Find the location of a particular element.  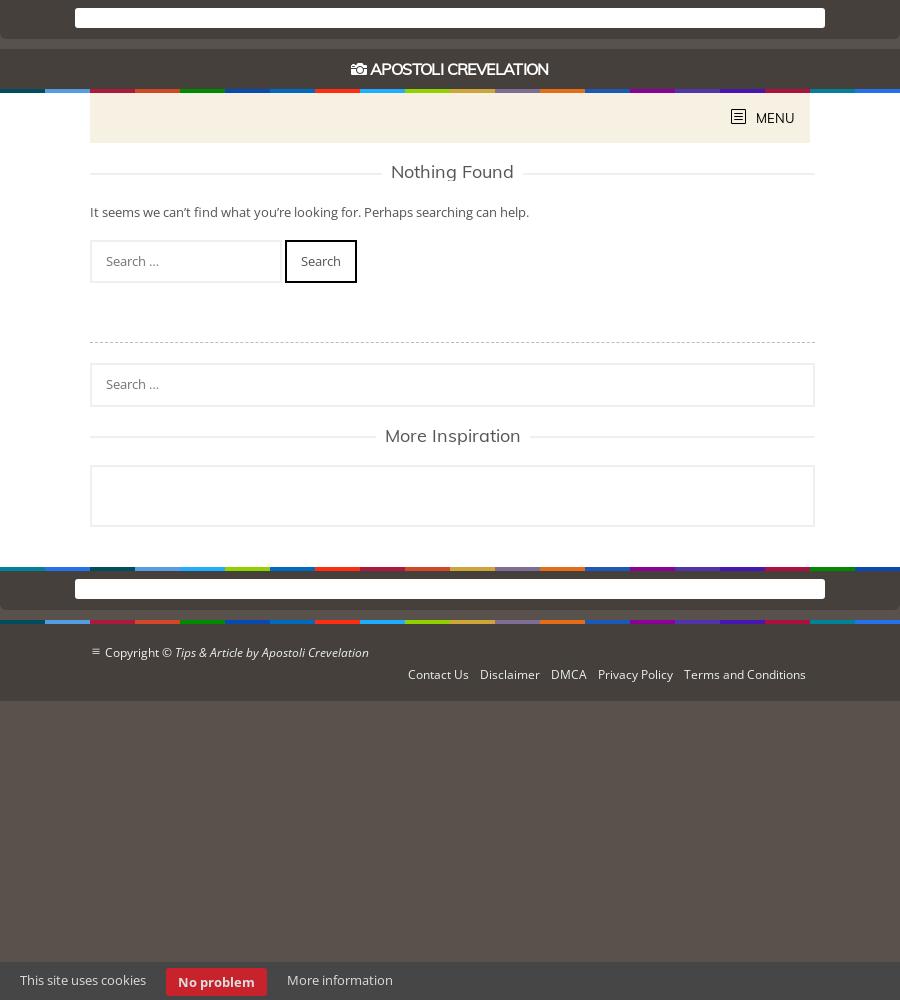

'MENU' is located at coordinates (773, 117).